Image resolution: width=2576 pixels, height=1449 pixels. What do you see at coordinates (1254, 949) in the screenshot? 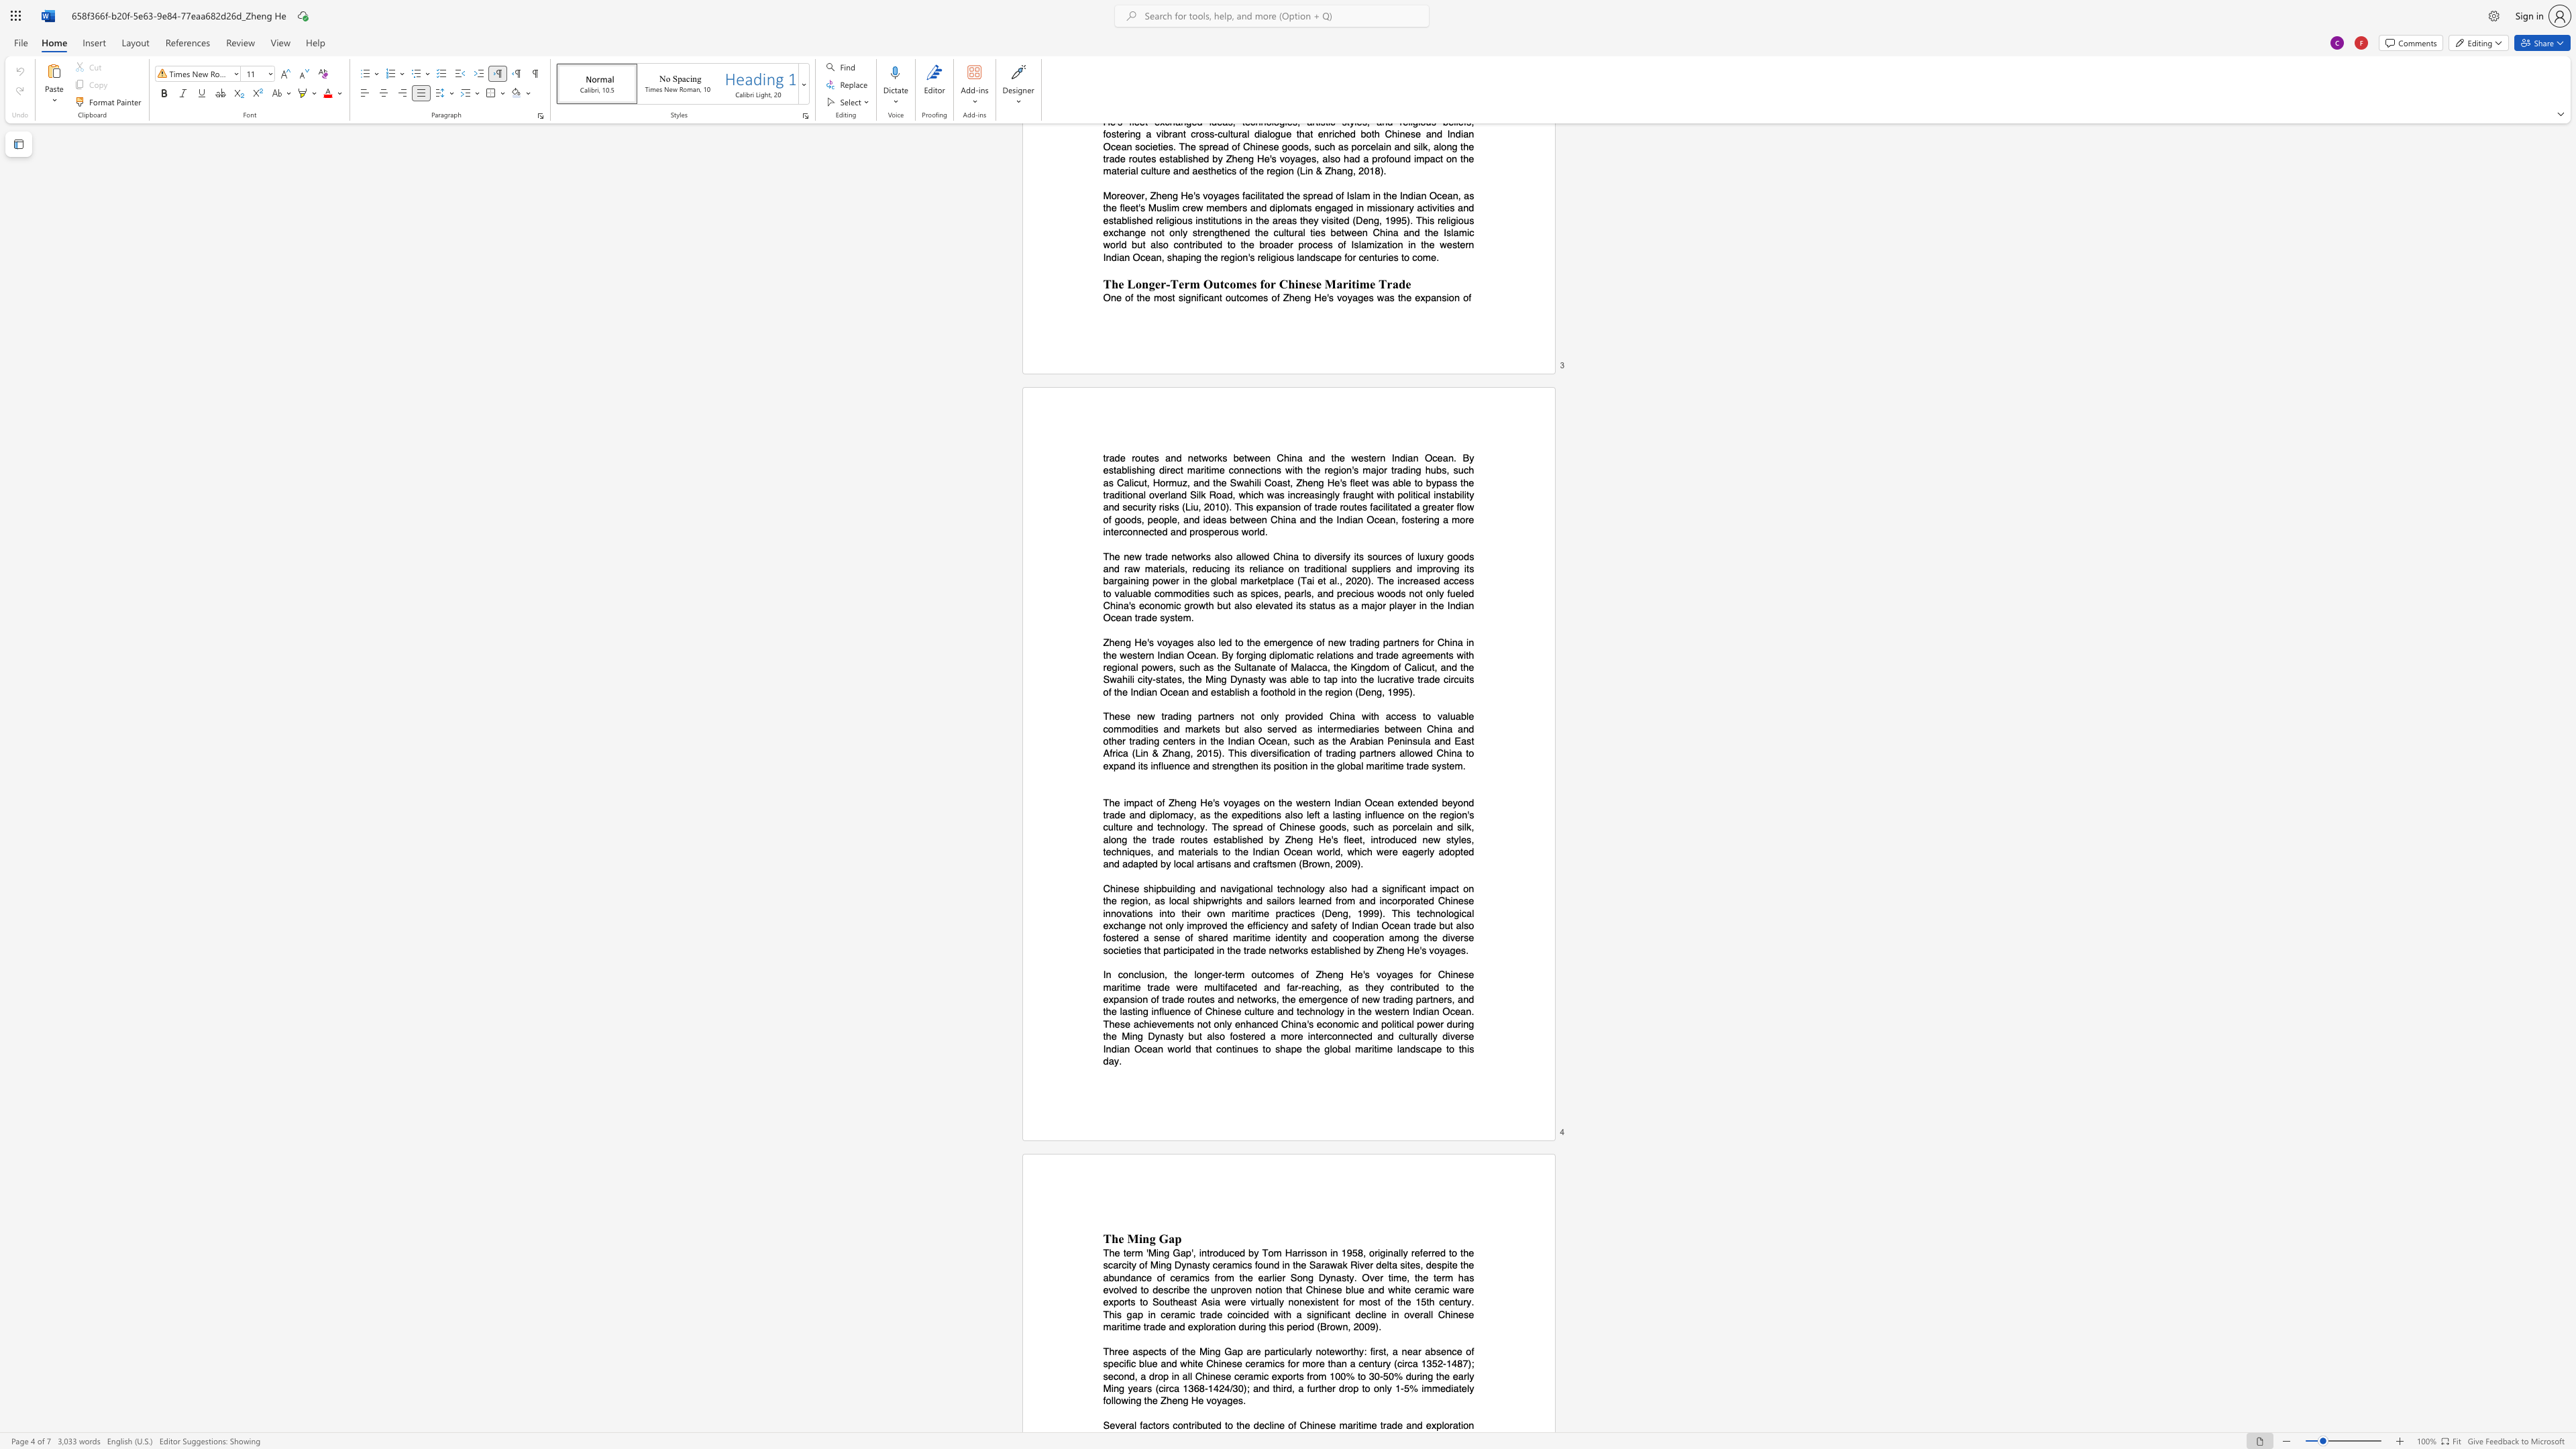
I see `the space between the continuous character "a" and "d" in the text` at bounding box center [1254, 949].